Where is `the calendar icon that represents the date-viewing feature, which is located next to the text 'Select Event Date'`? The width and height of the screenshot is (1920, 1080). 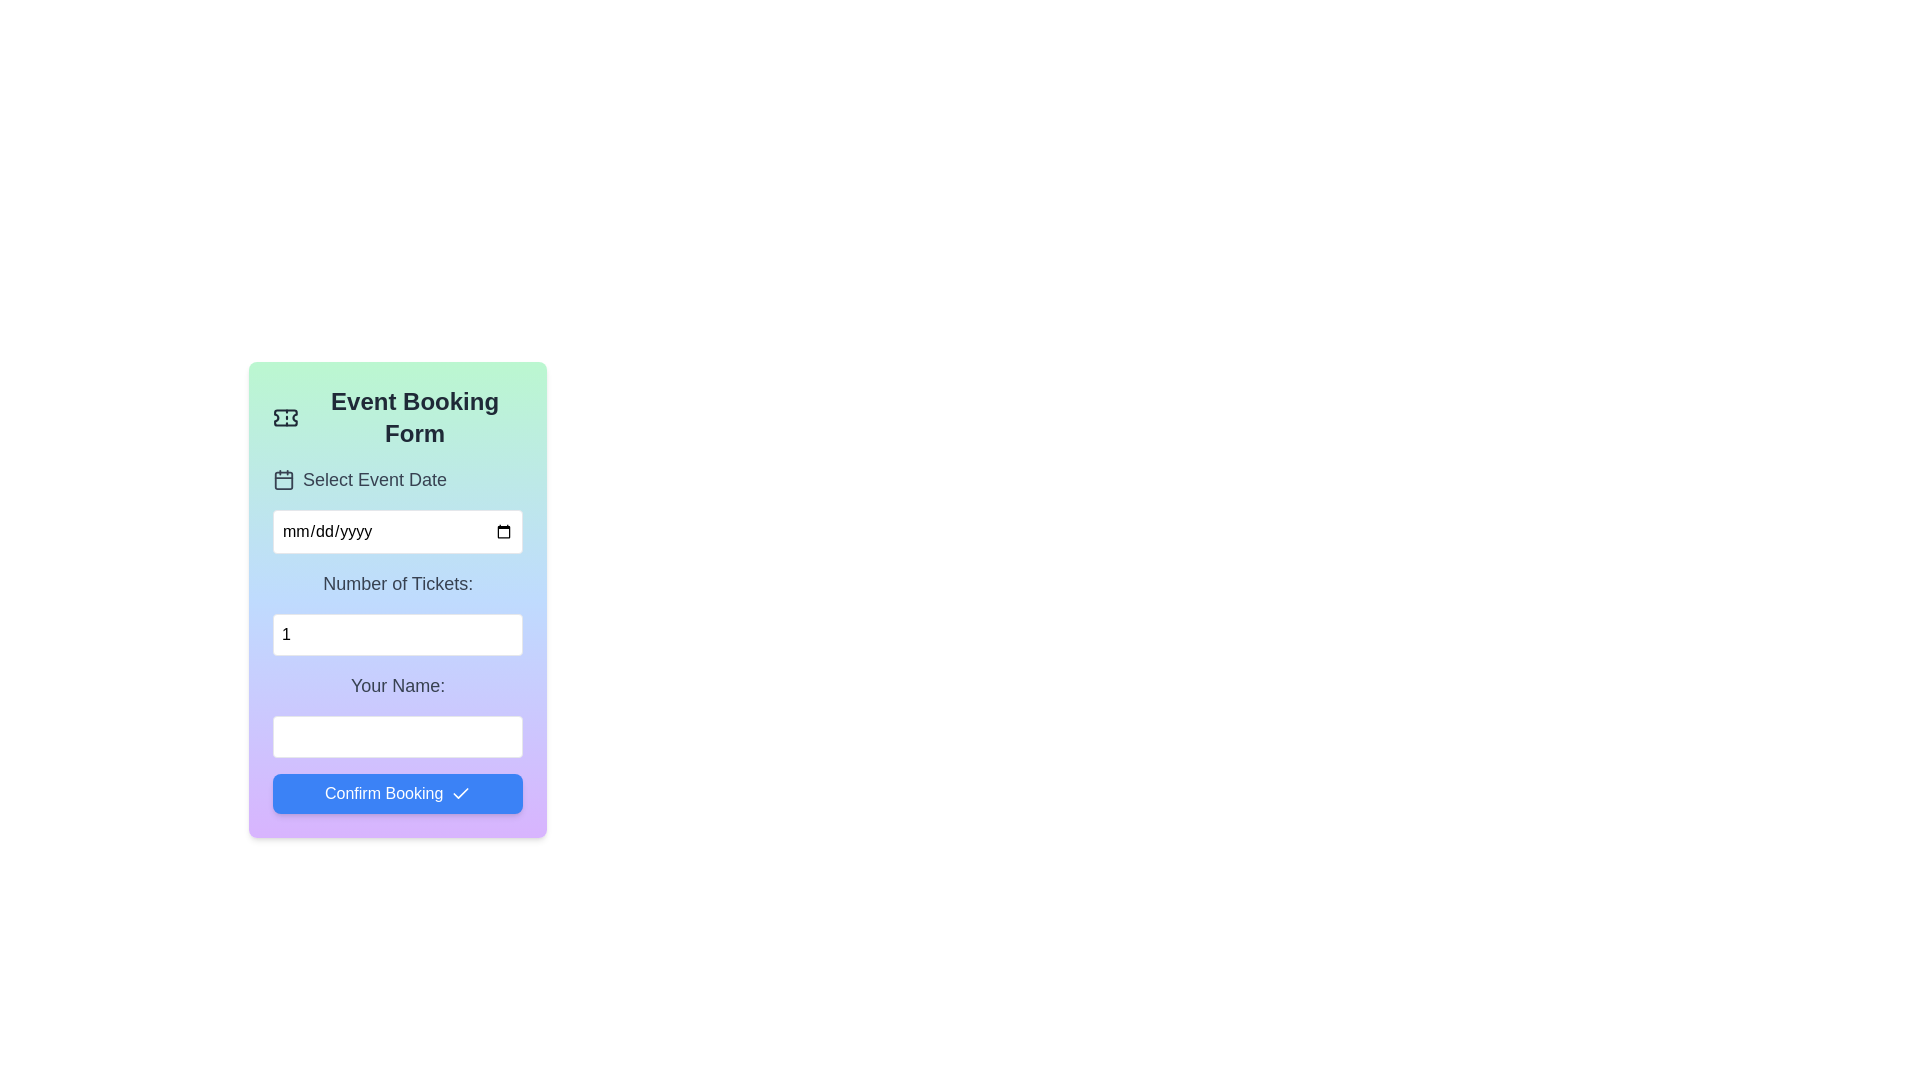 the calendar icon that represents the date-viewing feature, which is located next to the text 'Select Event Date' is located at coordinates (282, 479).